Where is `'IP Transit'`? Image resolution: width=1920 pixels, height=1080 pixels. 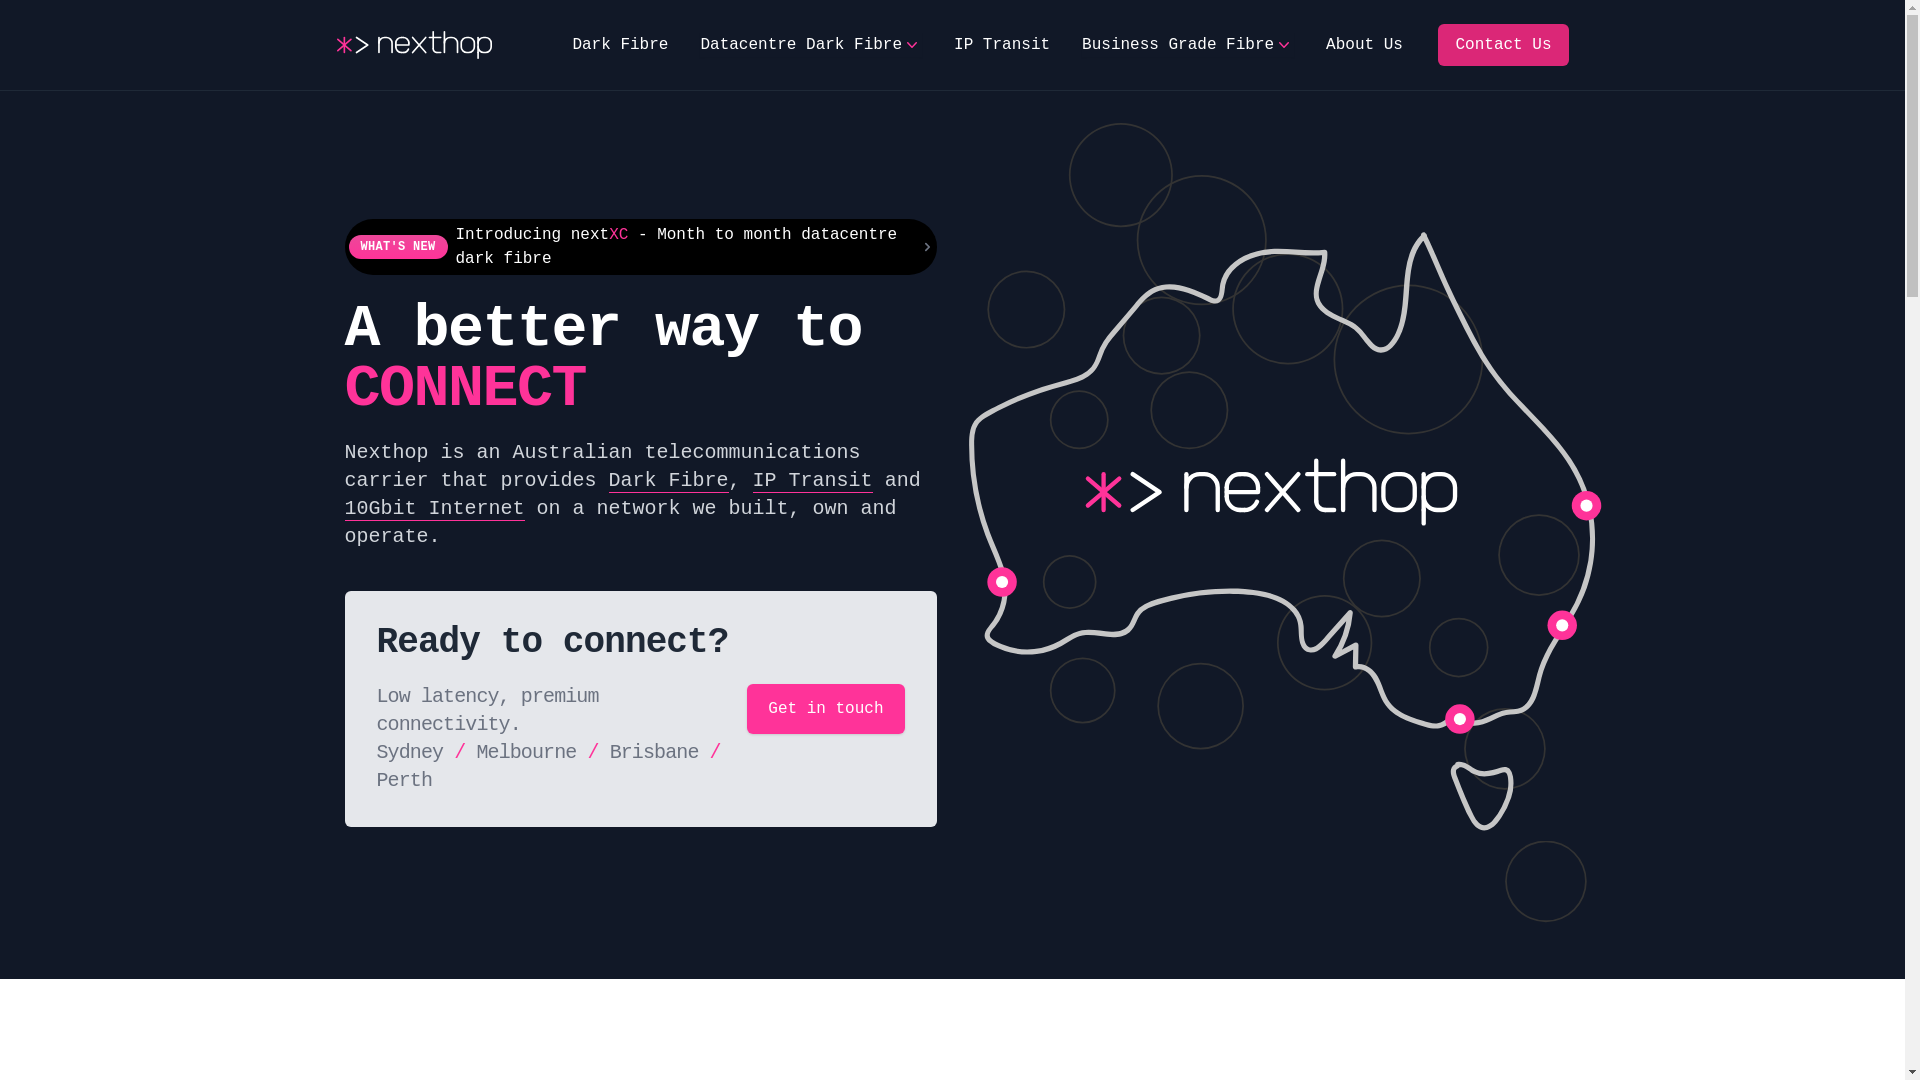
'IP Transit' is located at coordinates (812, 481).